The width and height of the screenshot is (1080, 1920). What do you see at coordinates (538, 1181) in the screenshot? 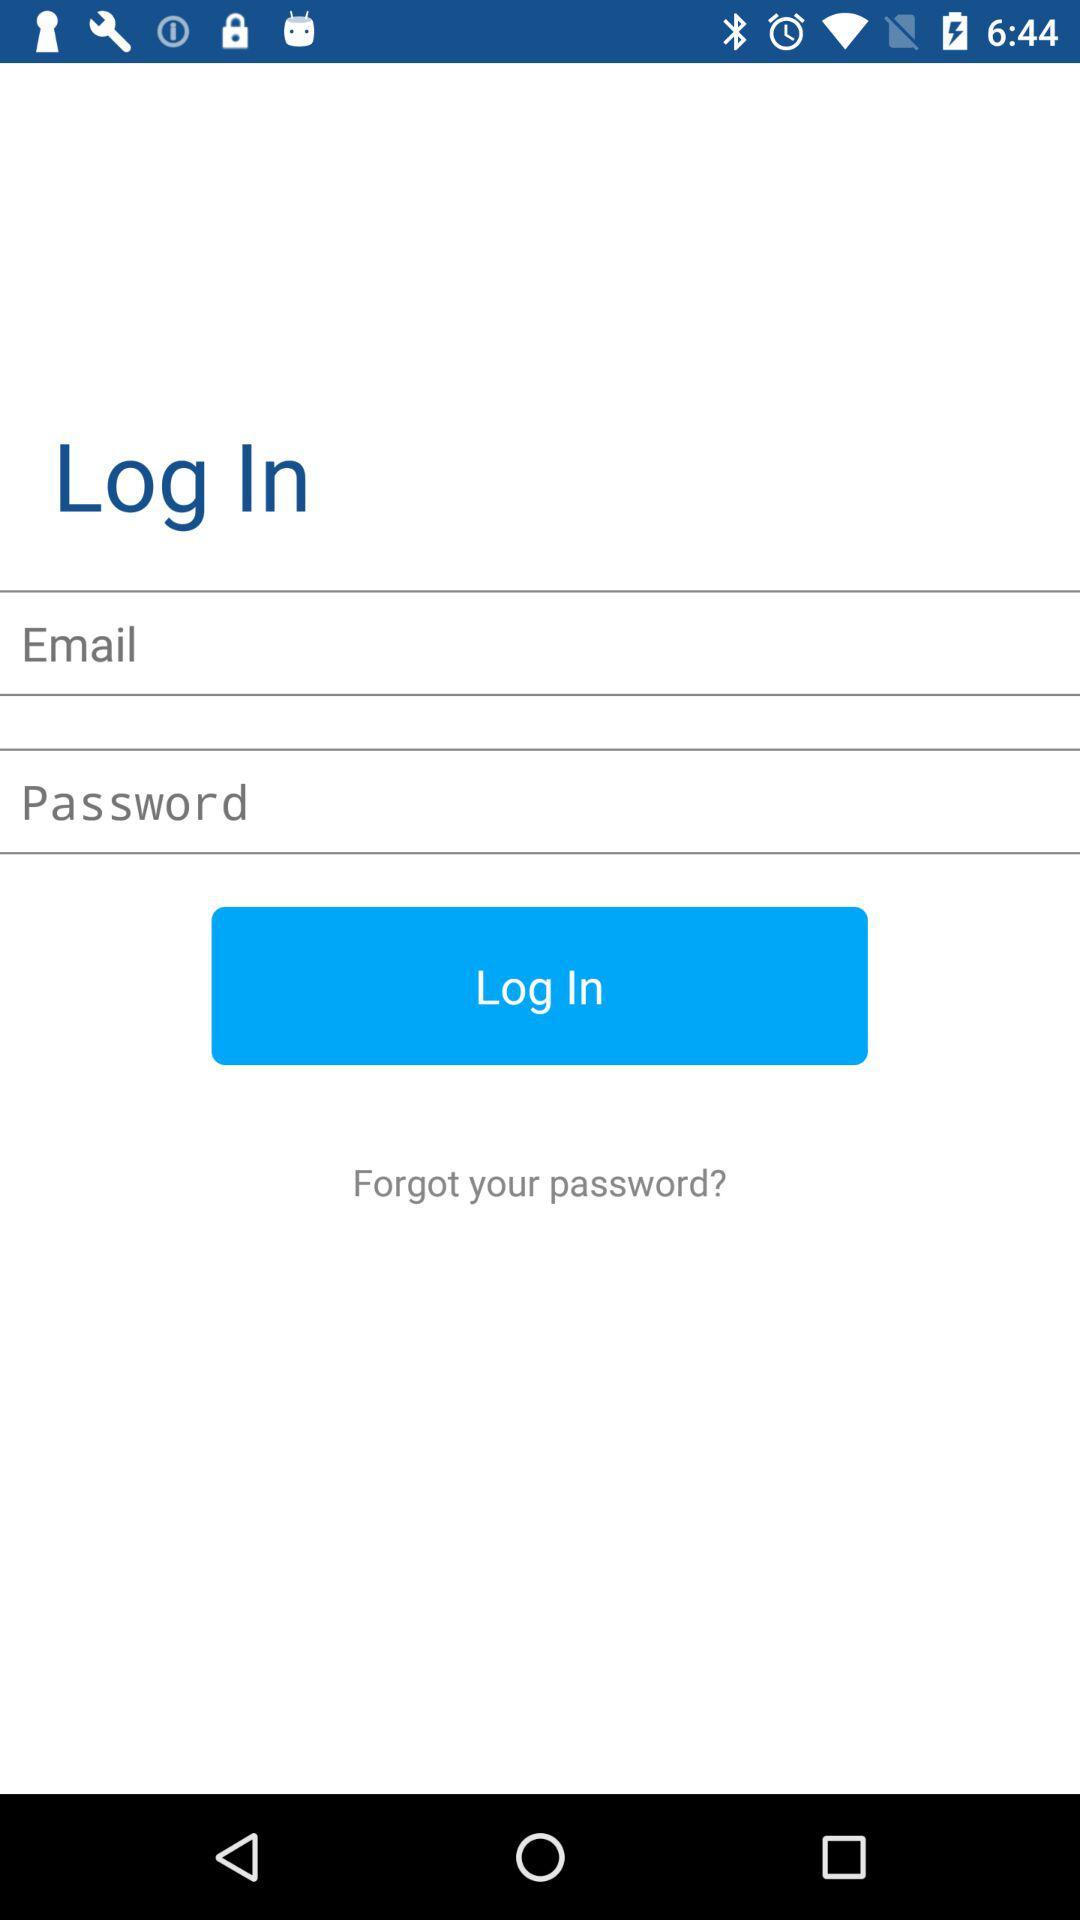
I see `item below the log in item` at bounding box center [538, 1181].